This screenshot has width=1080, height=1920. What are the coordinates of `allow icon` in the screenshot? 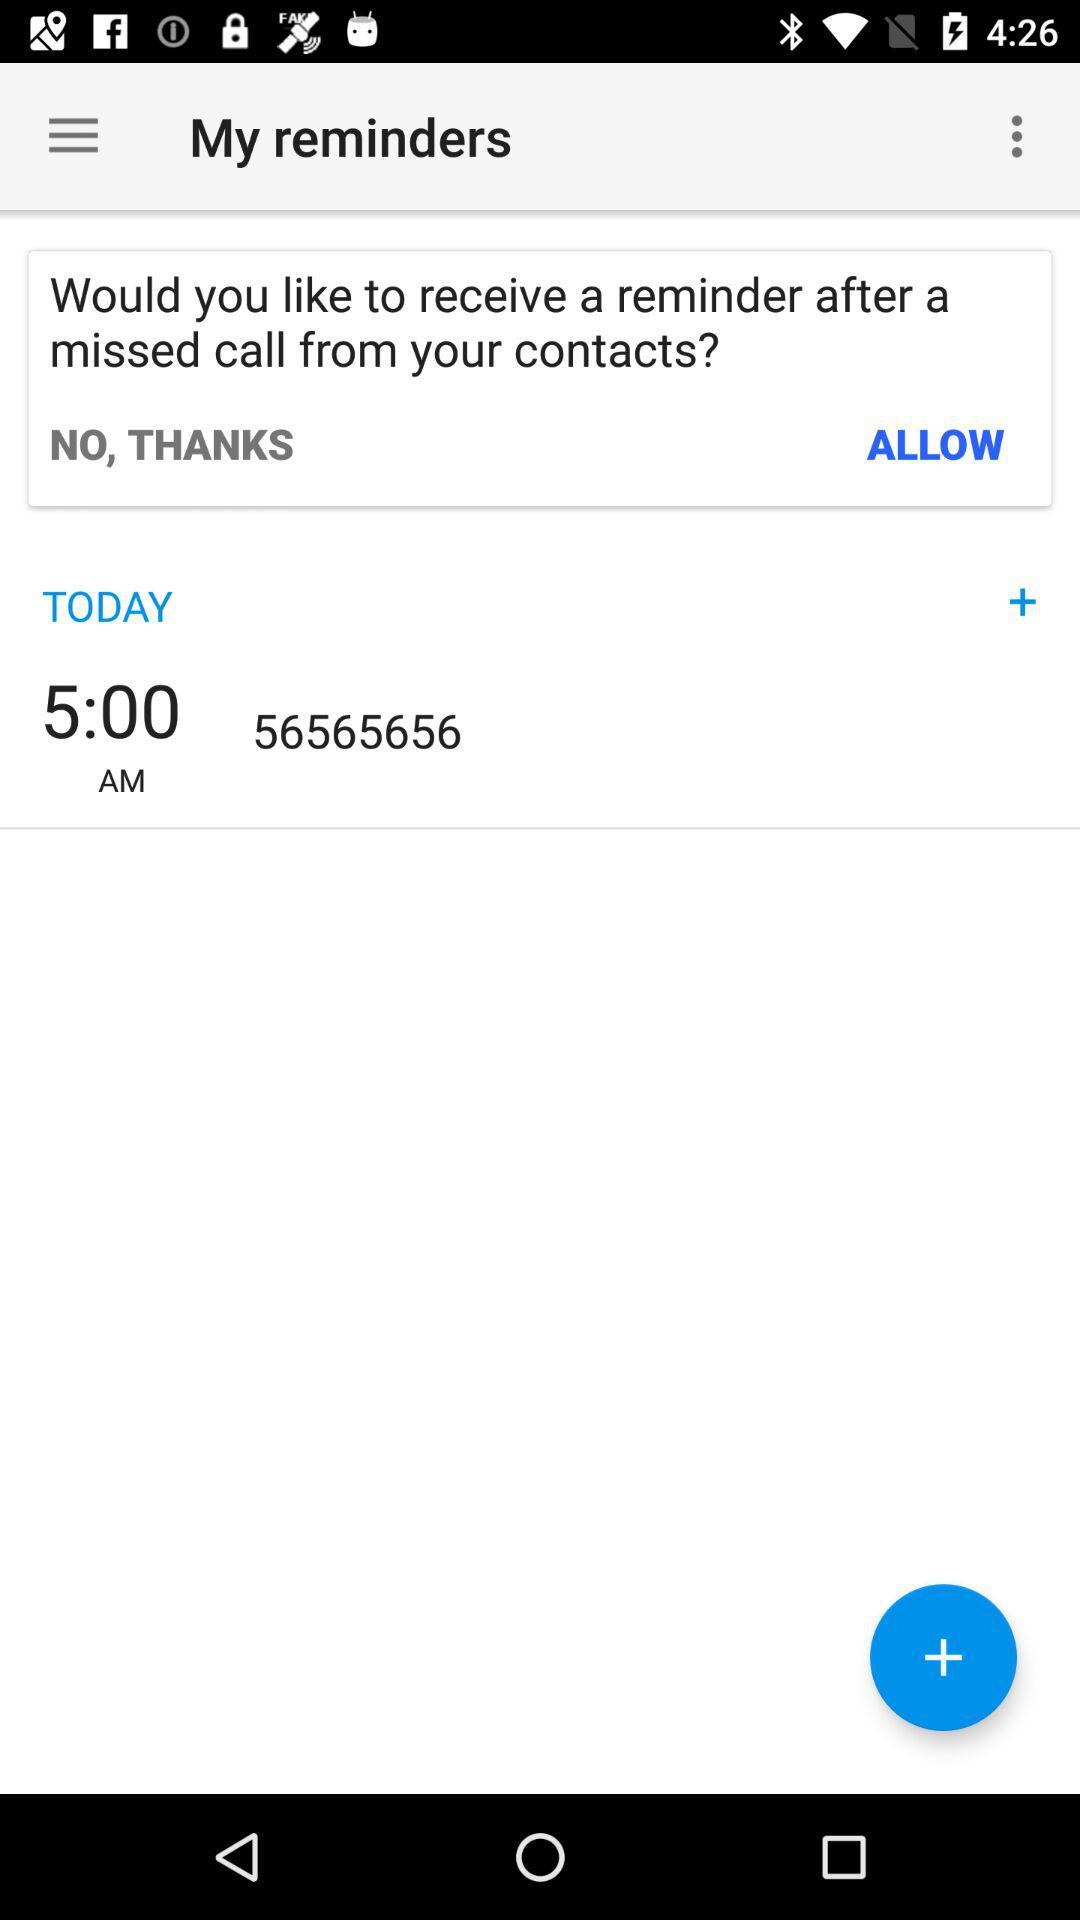 It's located at (936, 442).